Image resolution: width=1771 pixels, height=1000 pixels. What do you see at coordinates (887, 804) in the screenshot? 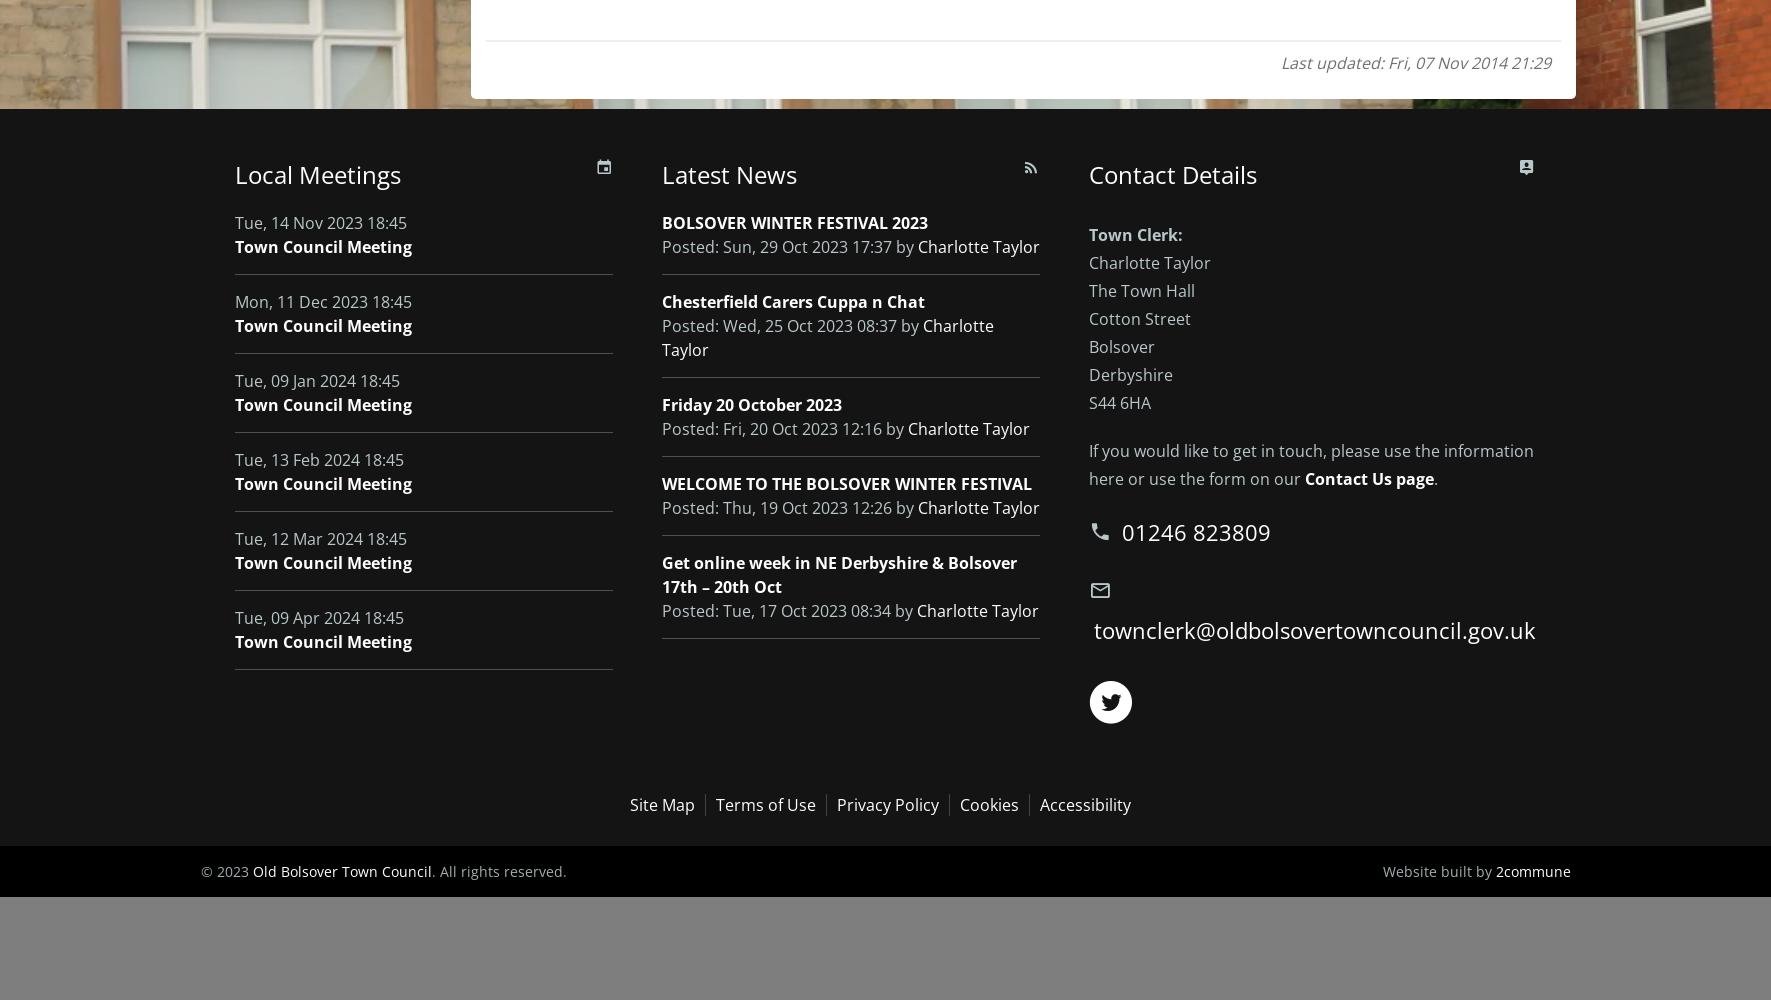
I see `'Privacy Policy'` at bounding box center [887, 804].